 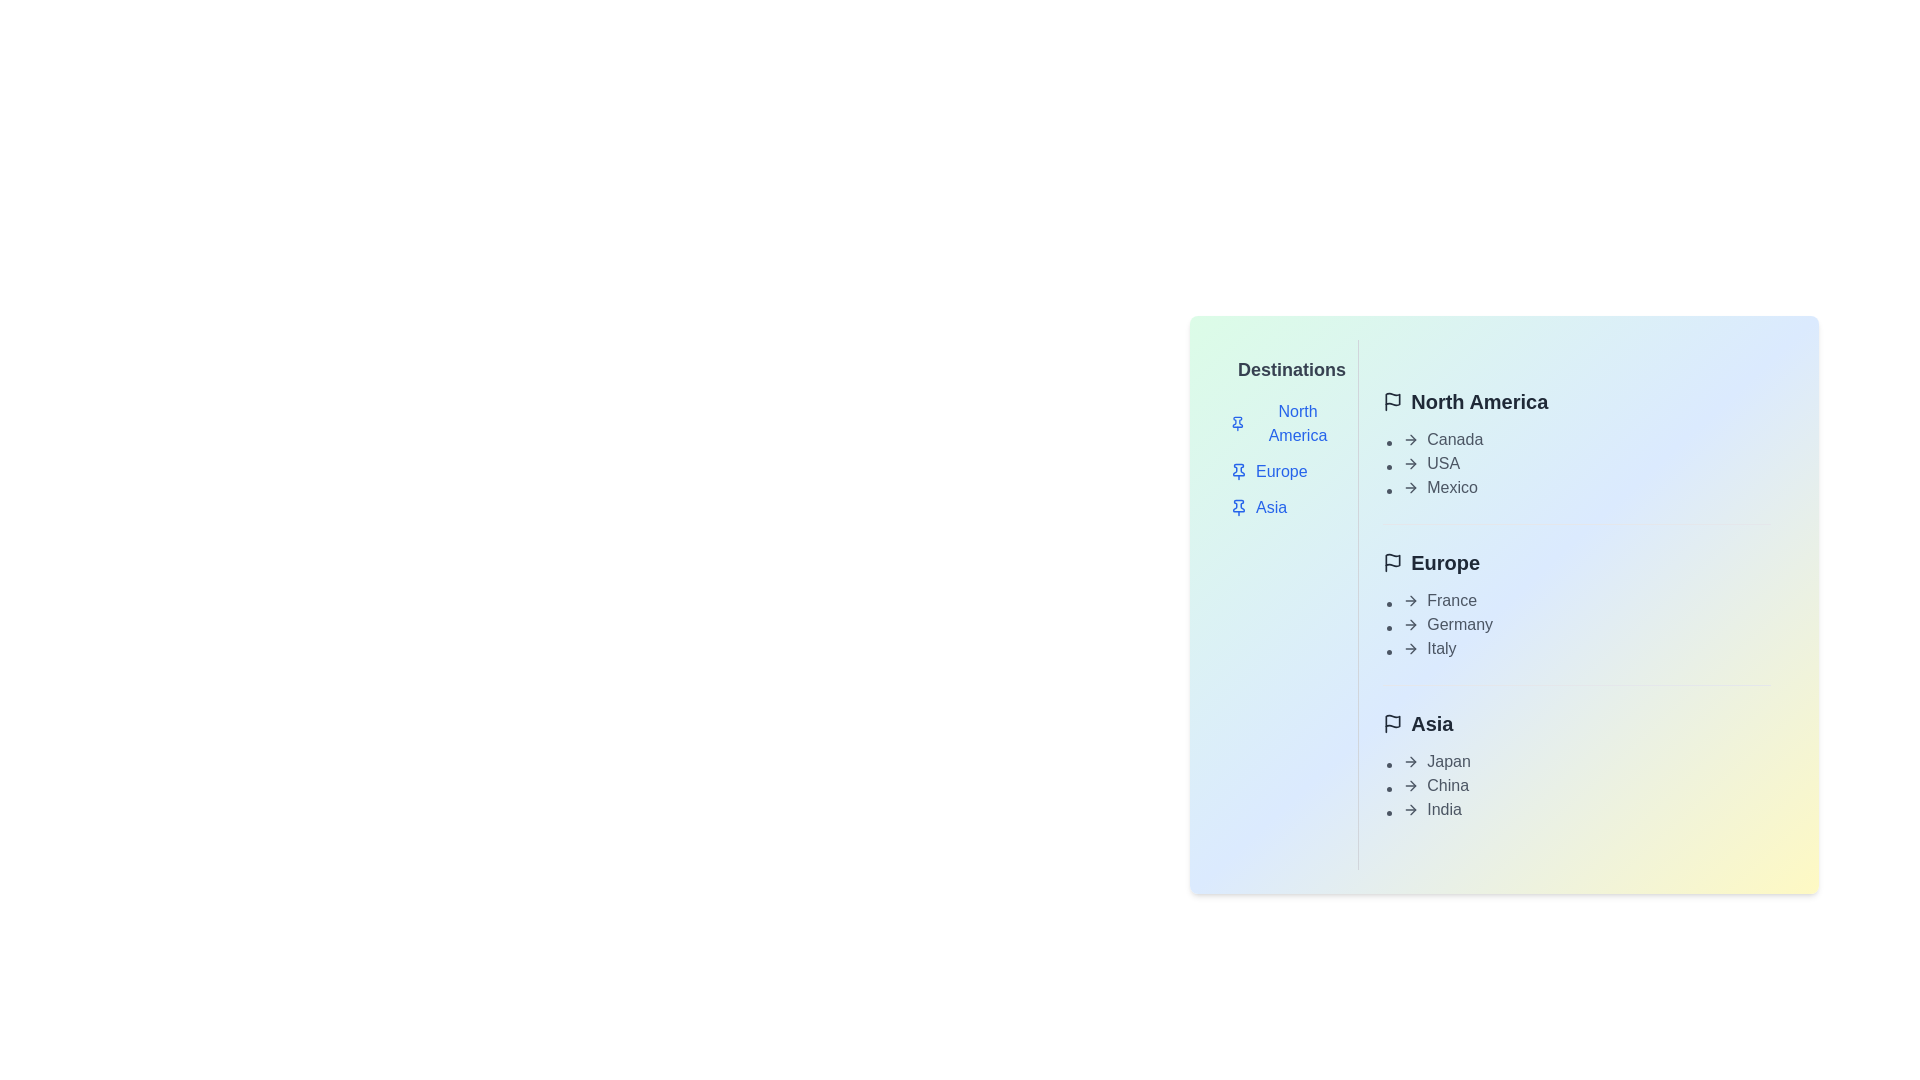 I want to click on the right-pointing arrow icon located to the immediate left of the text 'Germany' within the 'Europe' section, so click(x=1410, y=623).